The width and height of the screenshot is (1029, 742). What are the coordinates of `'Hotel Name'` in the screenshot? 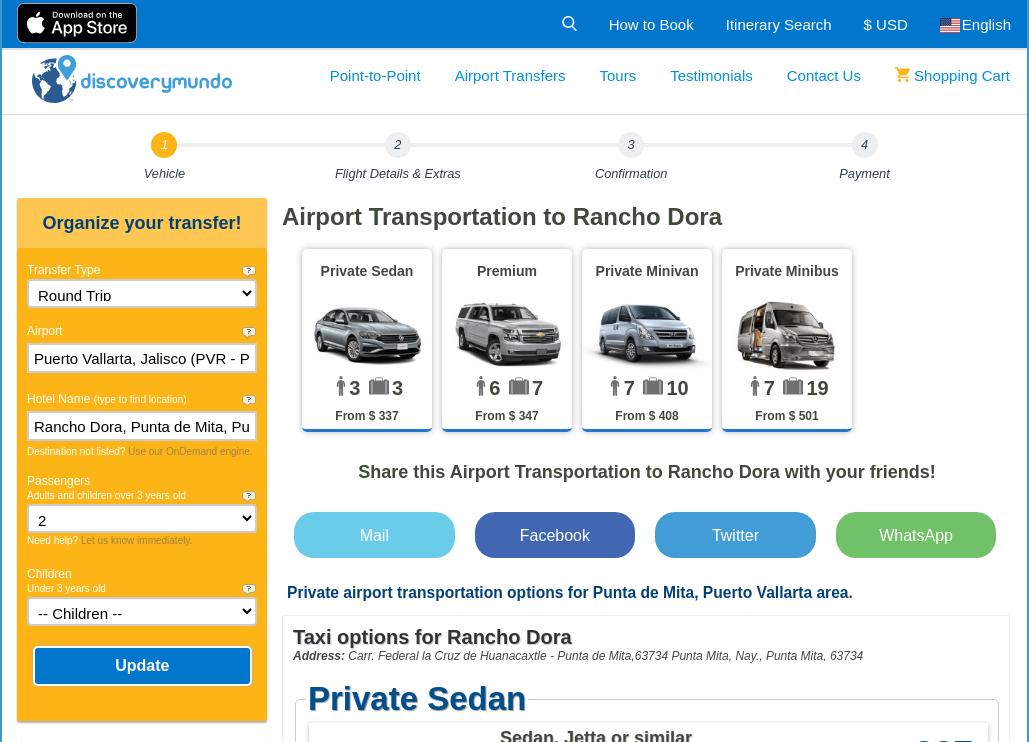 It's located at (58, 398).